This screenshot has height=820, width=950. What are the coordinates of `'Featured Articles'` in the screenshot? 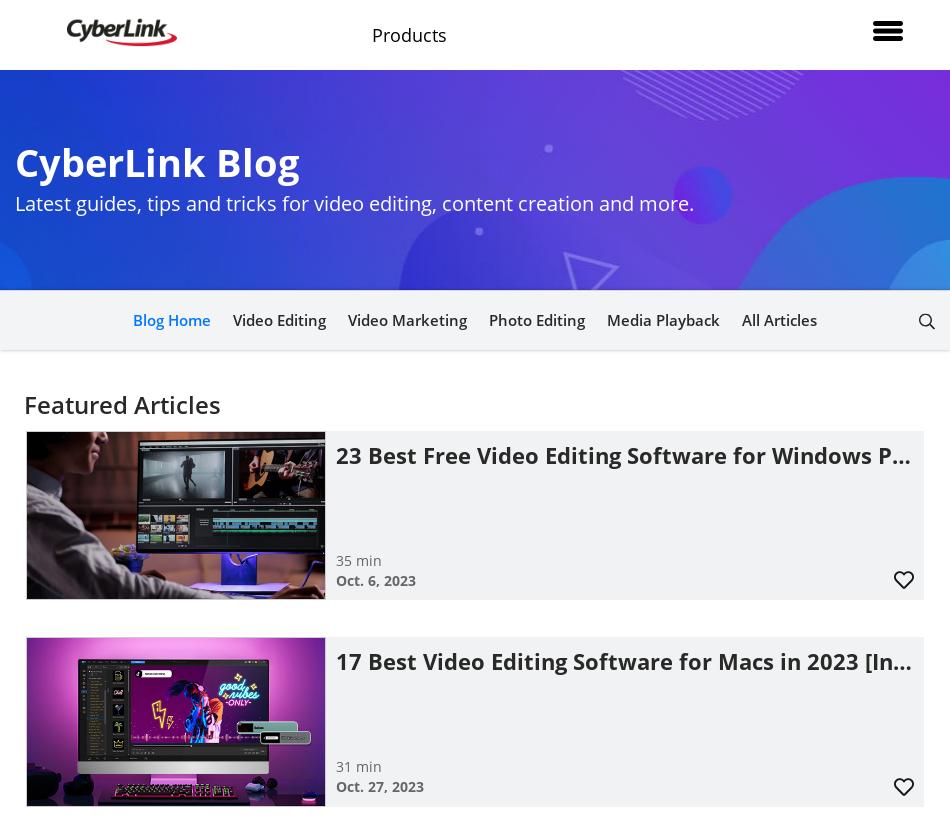 It's located at (122, 404).